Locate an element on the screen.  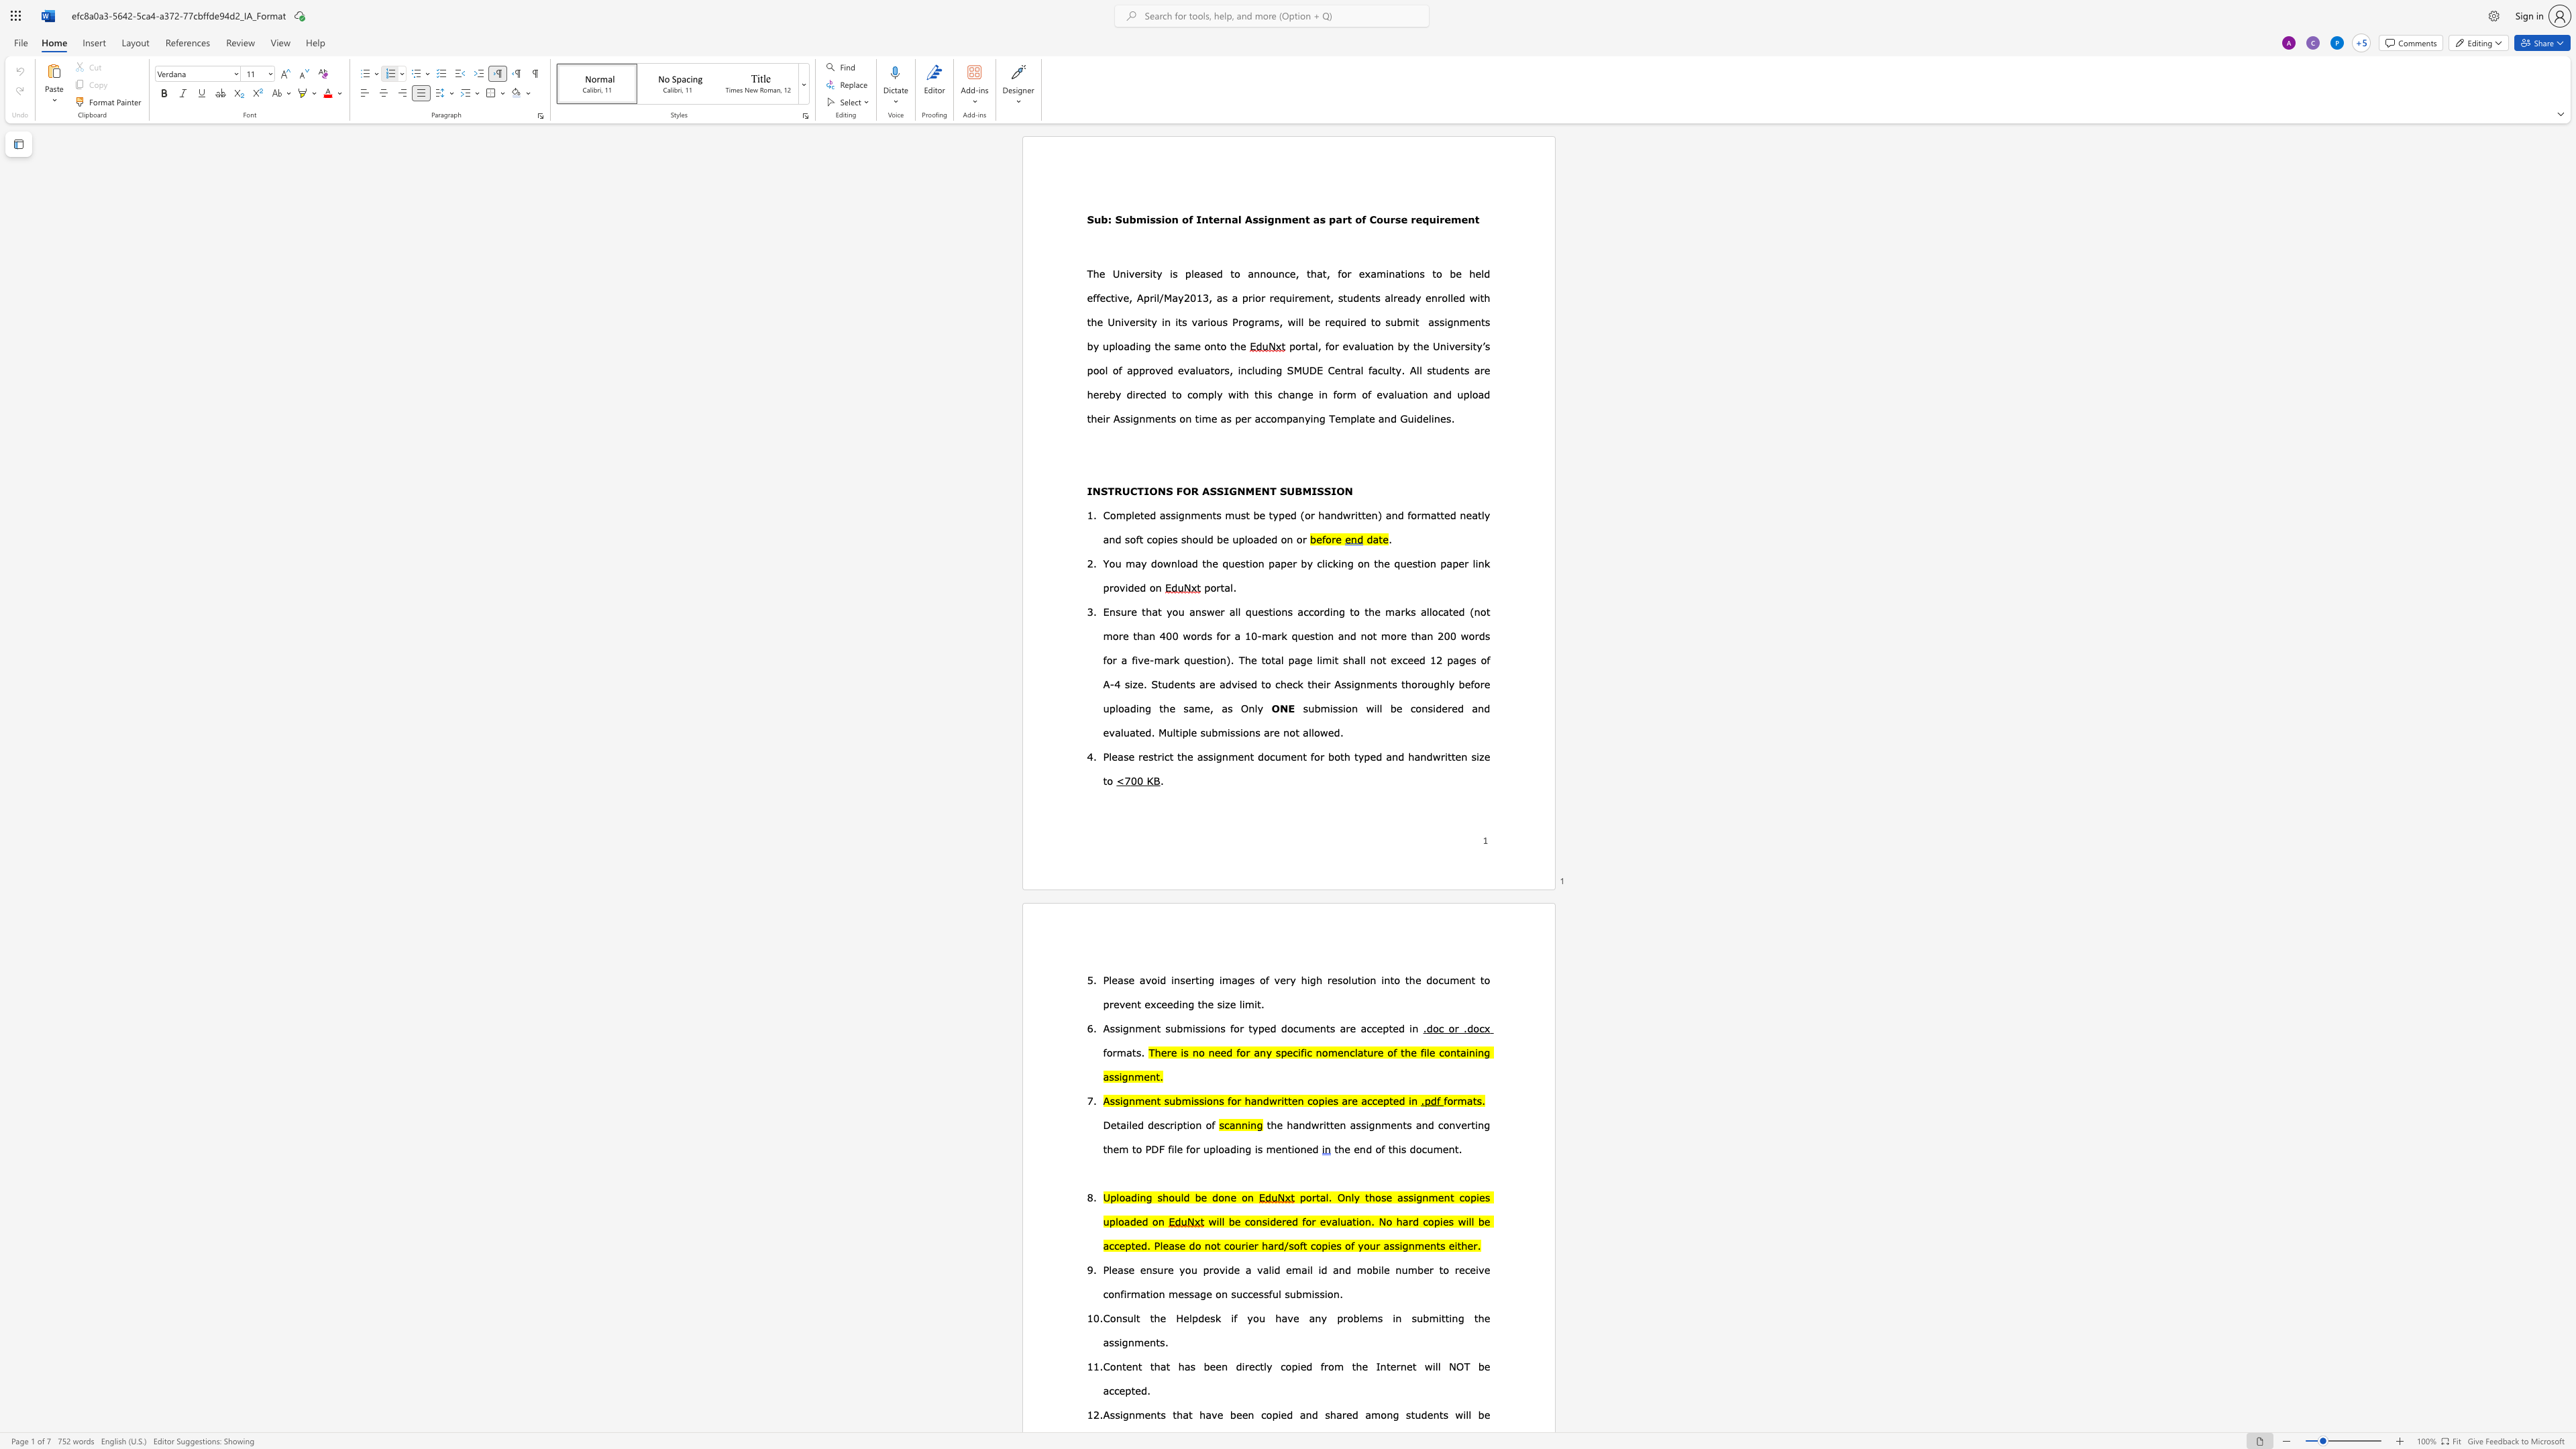
the 1th character "m" in the text is located at coordinates (1324, 708).